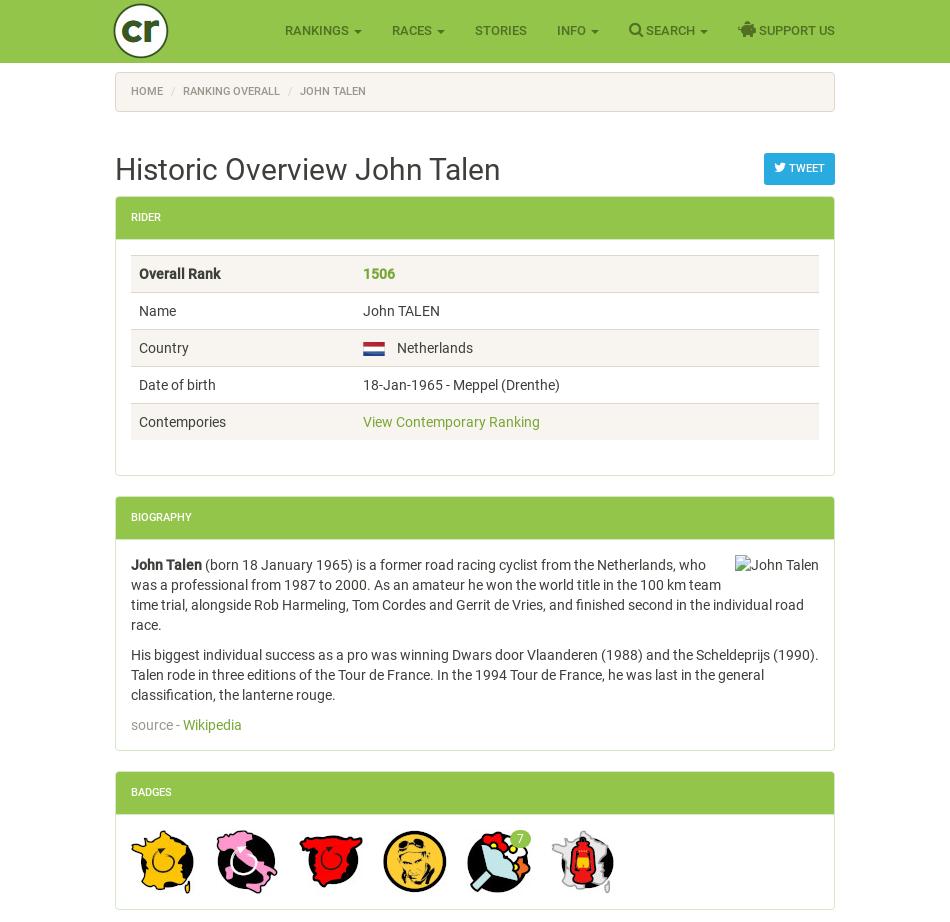 The width and height of the screenshot is (950, 922). What do you see at coordinates (146, 91) in the screenshot?
I see `'Home'` at bounding box center [146, 91].